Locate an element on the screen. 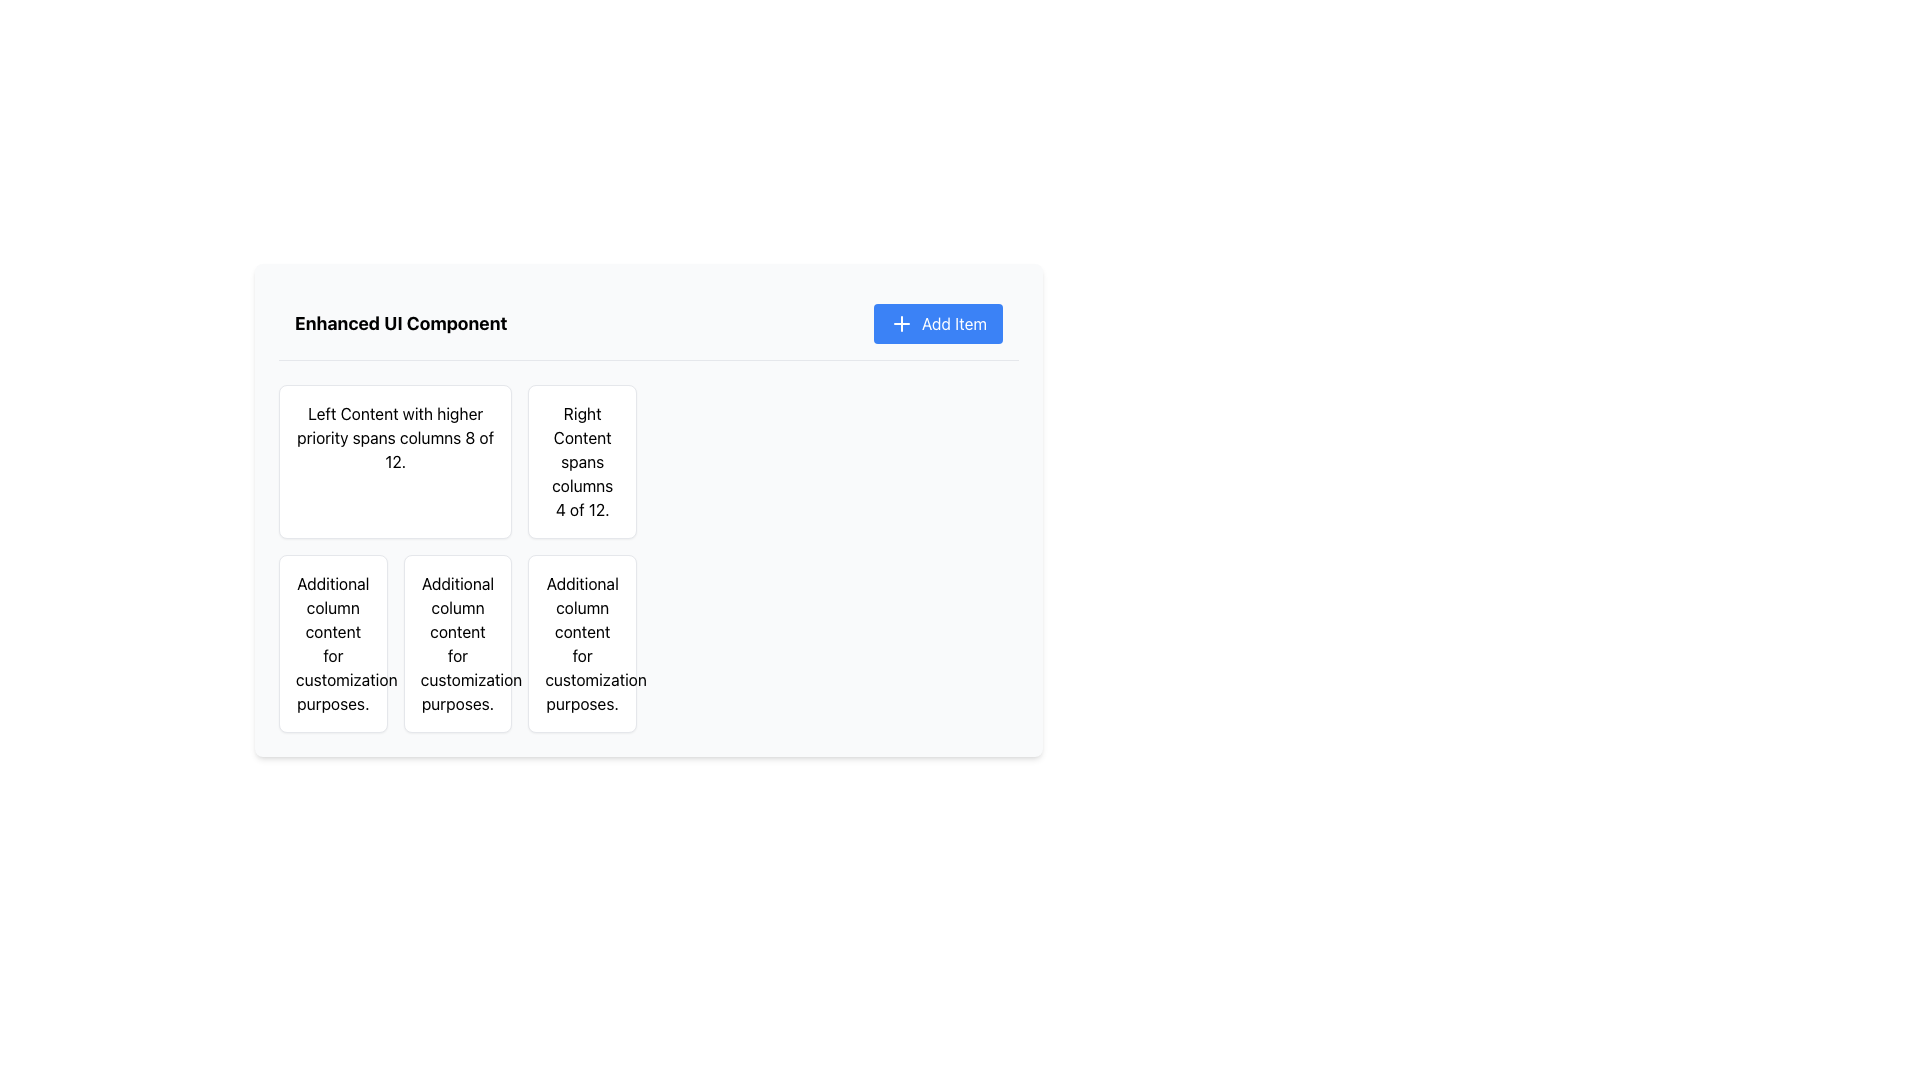 The width and height of the screenshot is (1920, 1080). the button is located at coordinates (936, 323).